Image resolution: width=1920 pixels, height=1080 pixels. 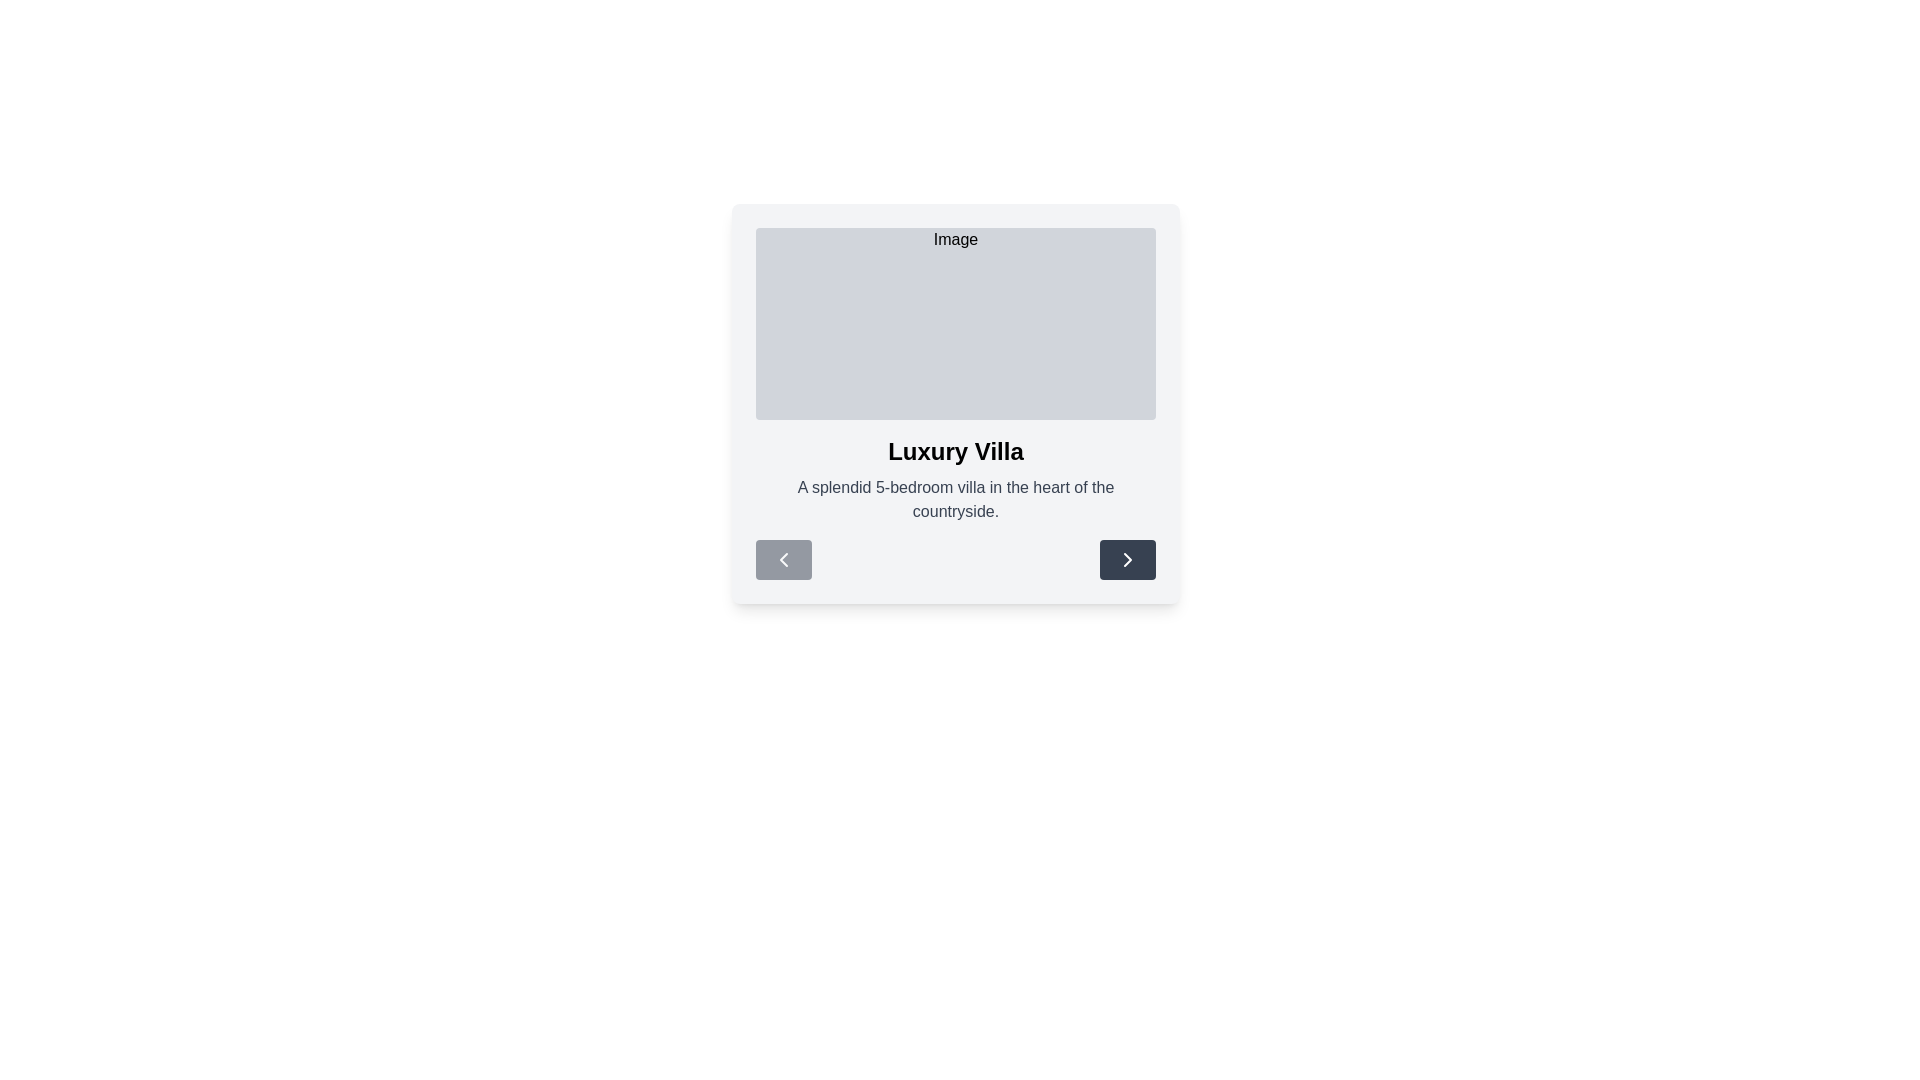 I want to click on the left-pointing chevron icon within the navigation control located at the bottom-left part of the card-like structure, so click(x=782, y=559).